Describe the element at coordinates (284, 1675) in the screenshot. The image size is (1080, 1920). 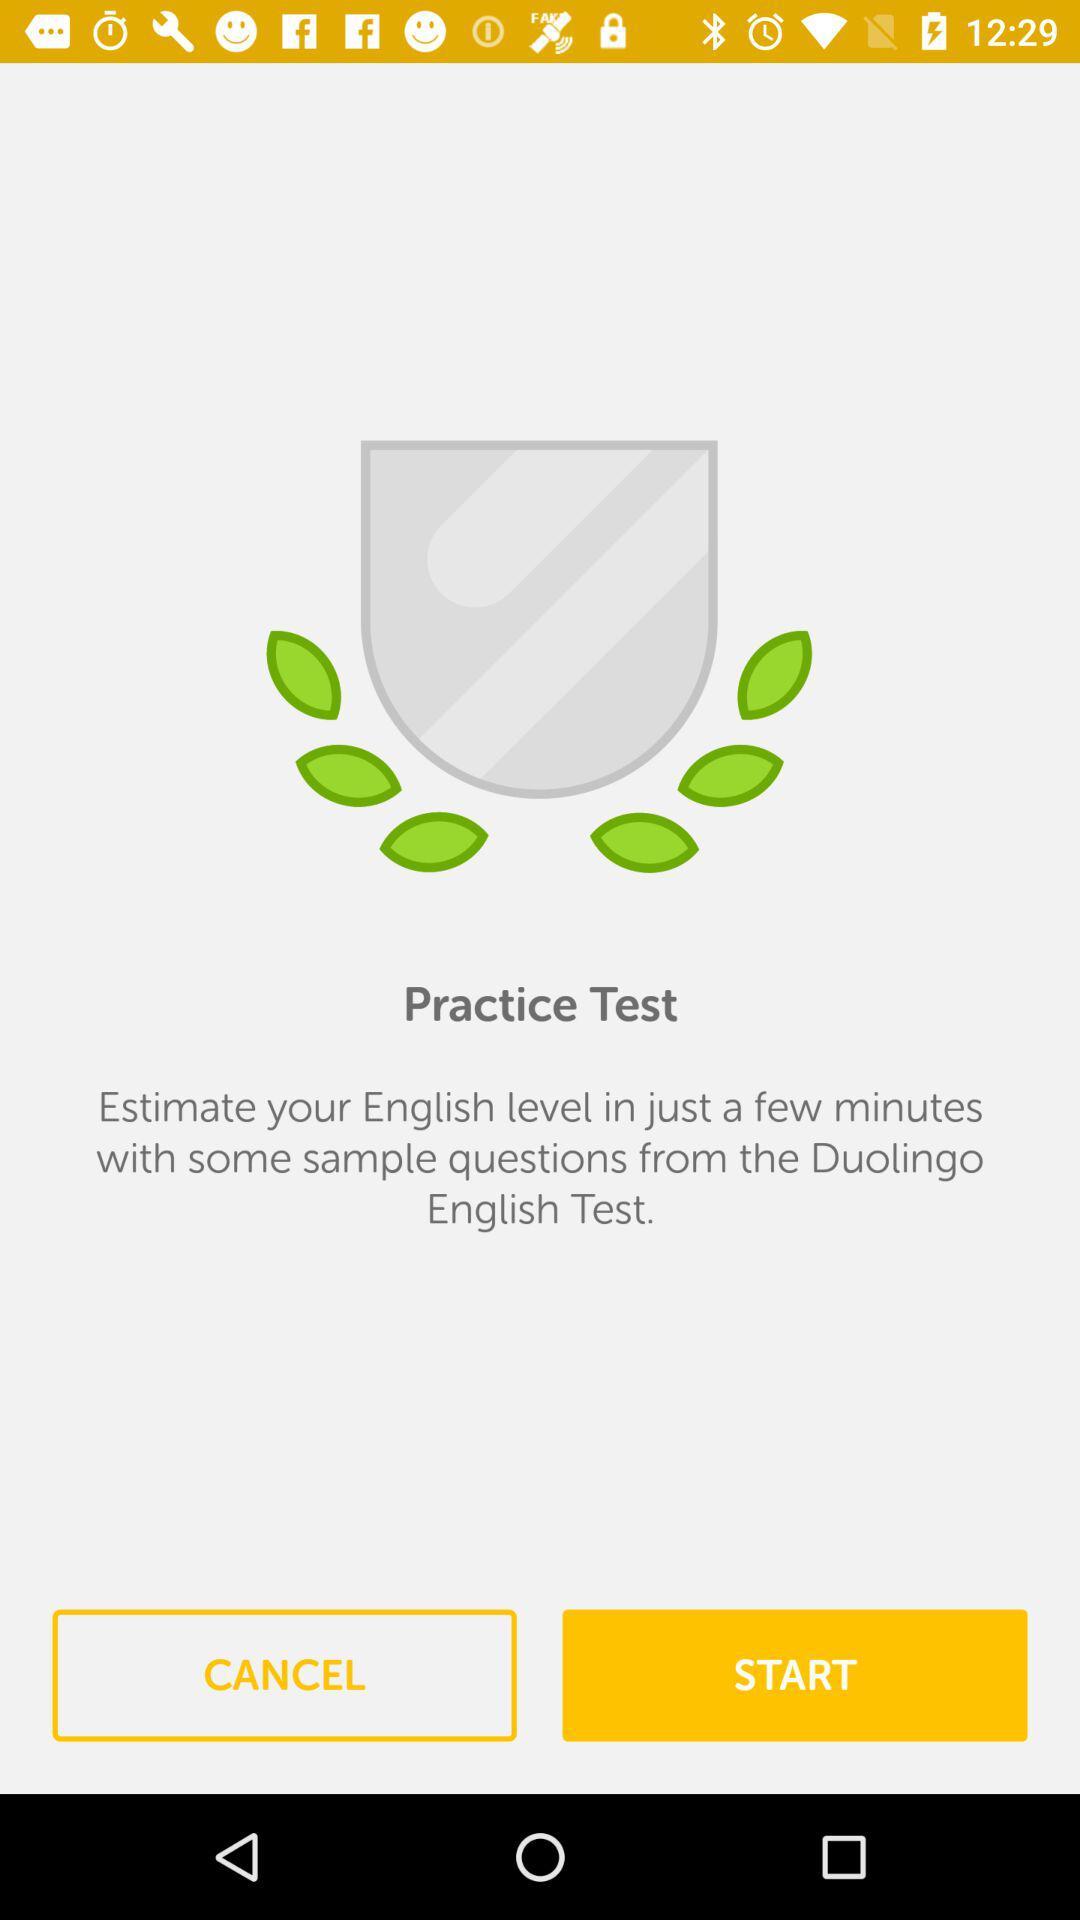
I see `item next to the start` at that location.